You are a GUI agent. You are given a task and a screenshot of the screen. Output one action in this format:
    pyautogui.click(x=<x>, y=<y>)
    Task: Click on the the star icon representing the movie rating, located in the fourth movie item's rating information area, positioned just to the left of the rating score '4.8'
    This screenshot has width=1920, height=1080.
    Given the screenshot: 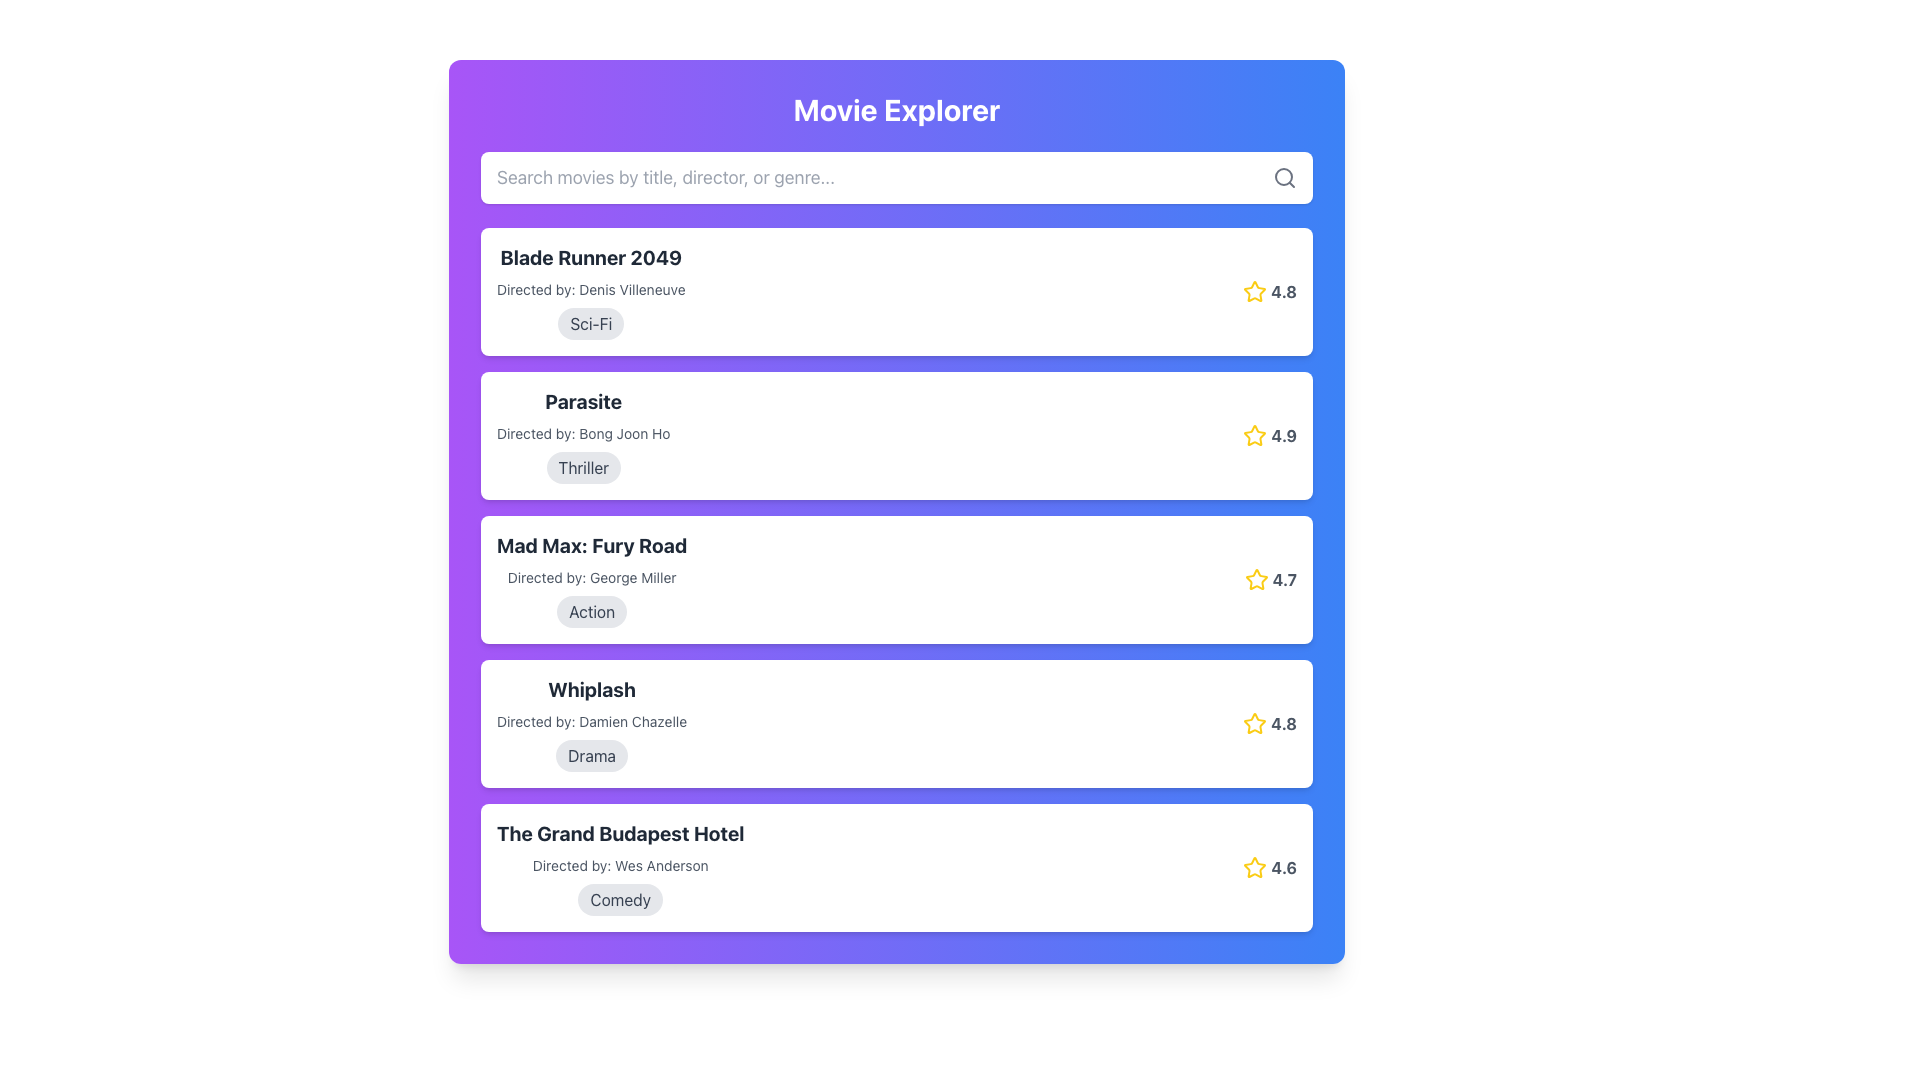 What is the action you would take?
    pyautogui.click(x=1254, y=724)
    